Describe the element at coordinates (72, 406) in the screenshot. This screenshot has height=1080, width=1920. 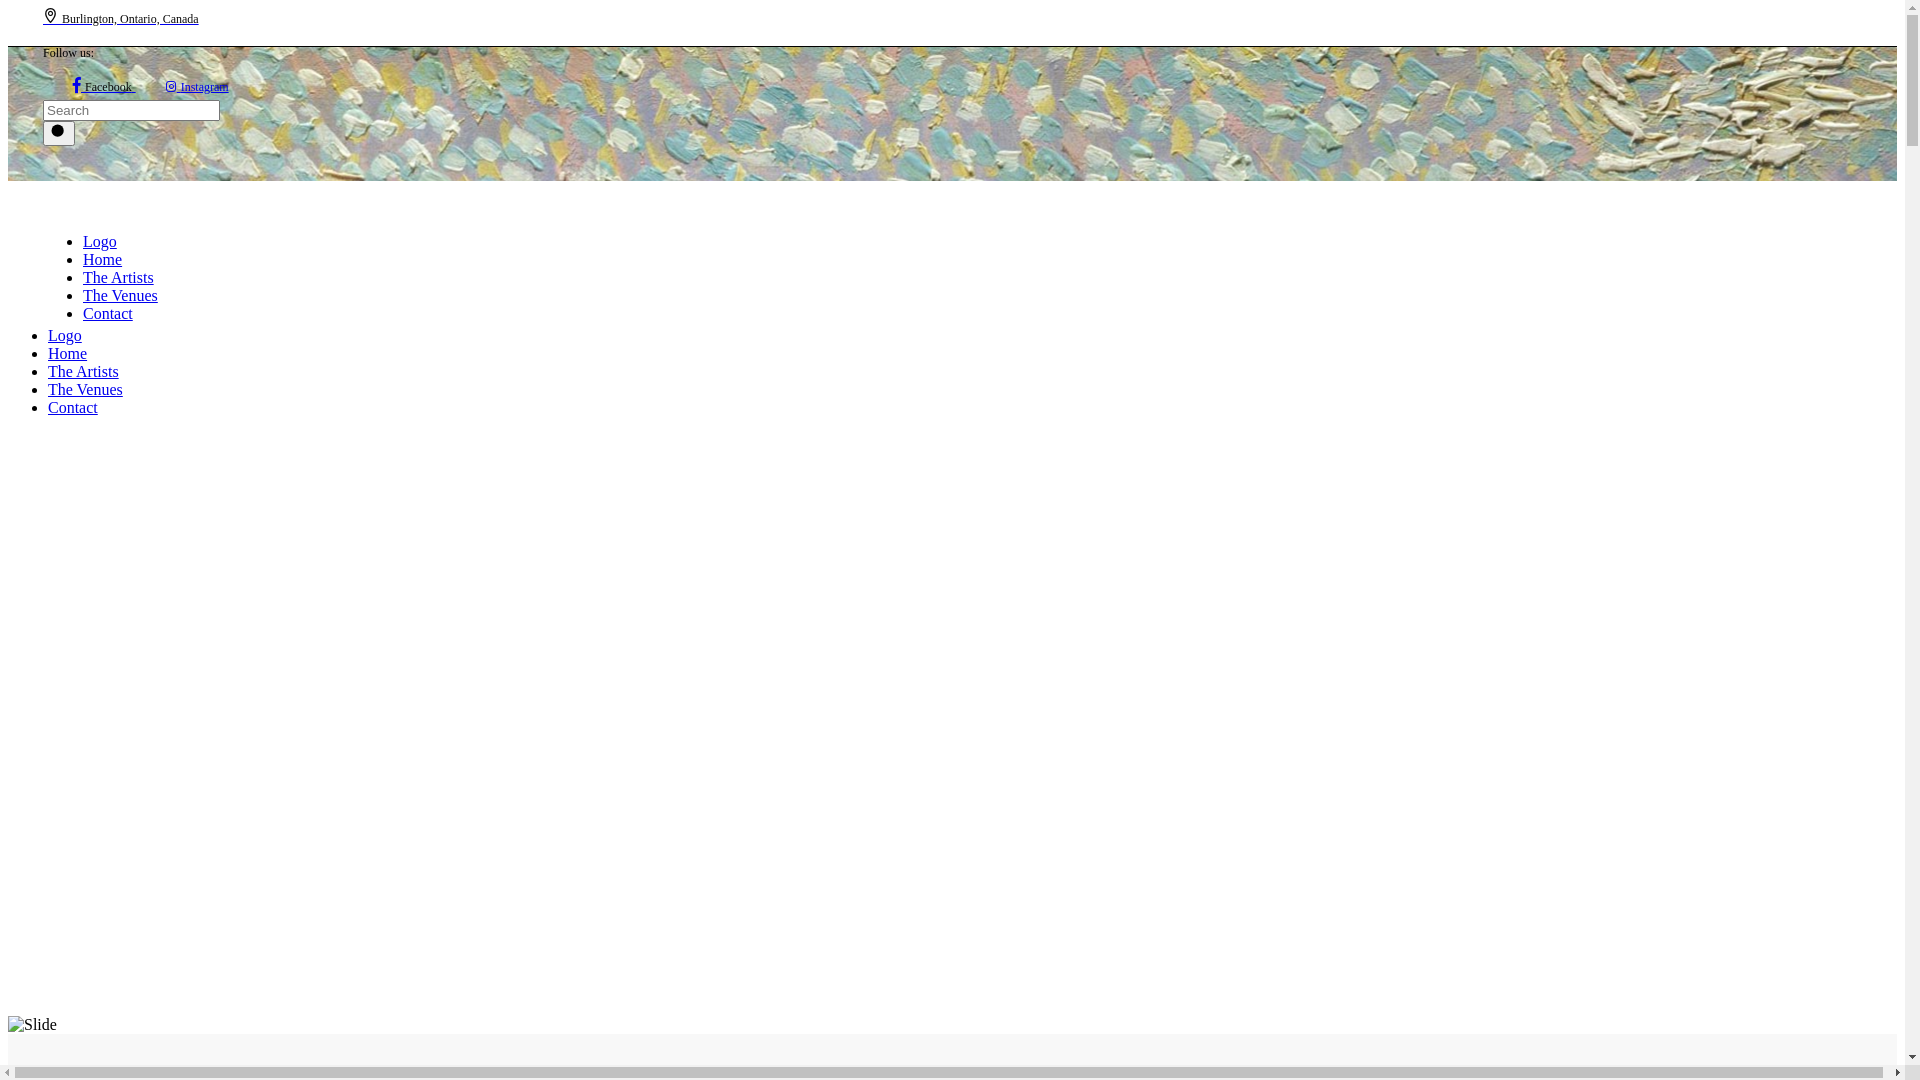
I see `'Contact'` at that location.